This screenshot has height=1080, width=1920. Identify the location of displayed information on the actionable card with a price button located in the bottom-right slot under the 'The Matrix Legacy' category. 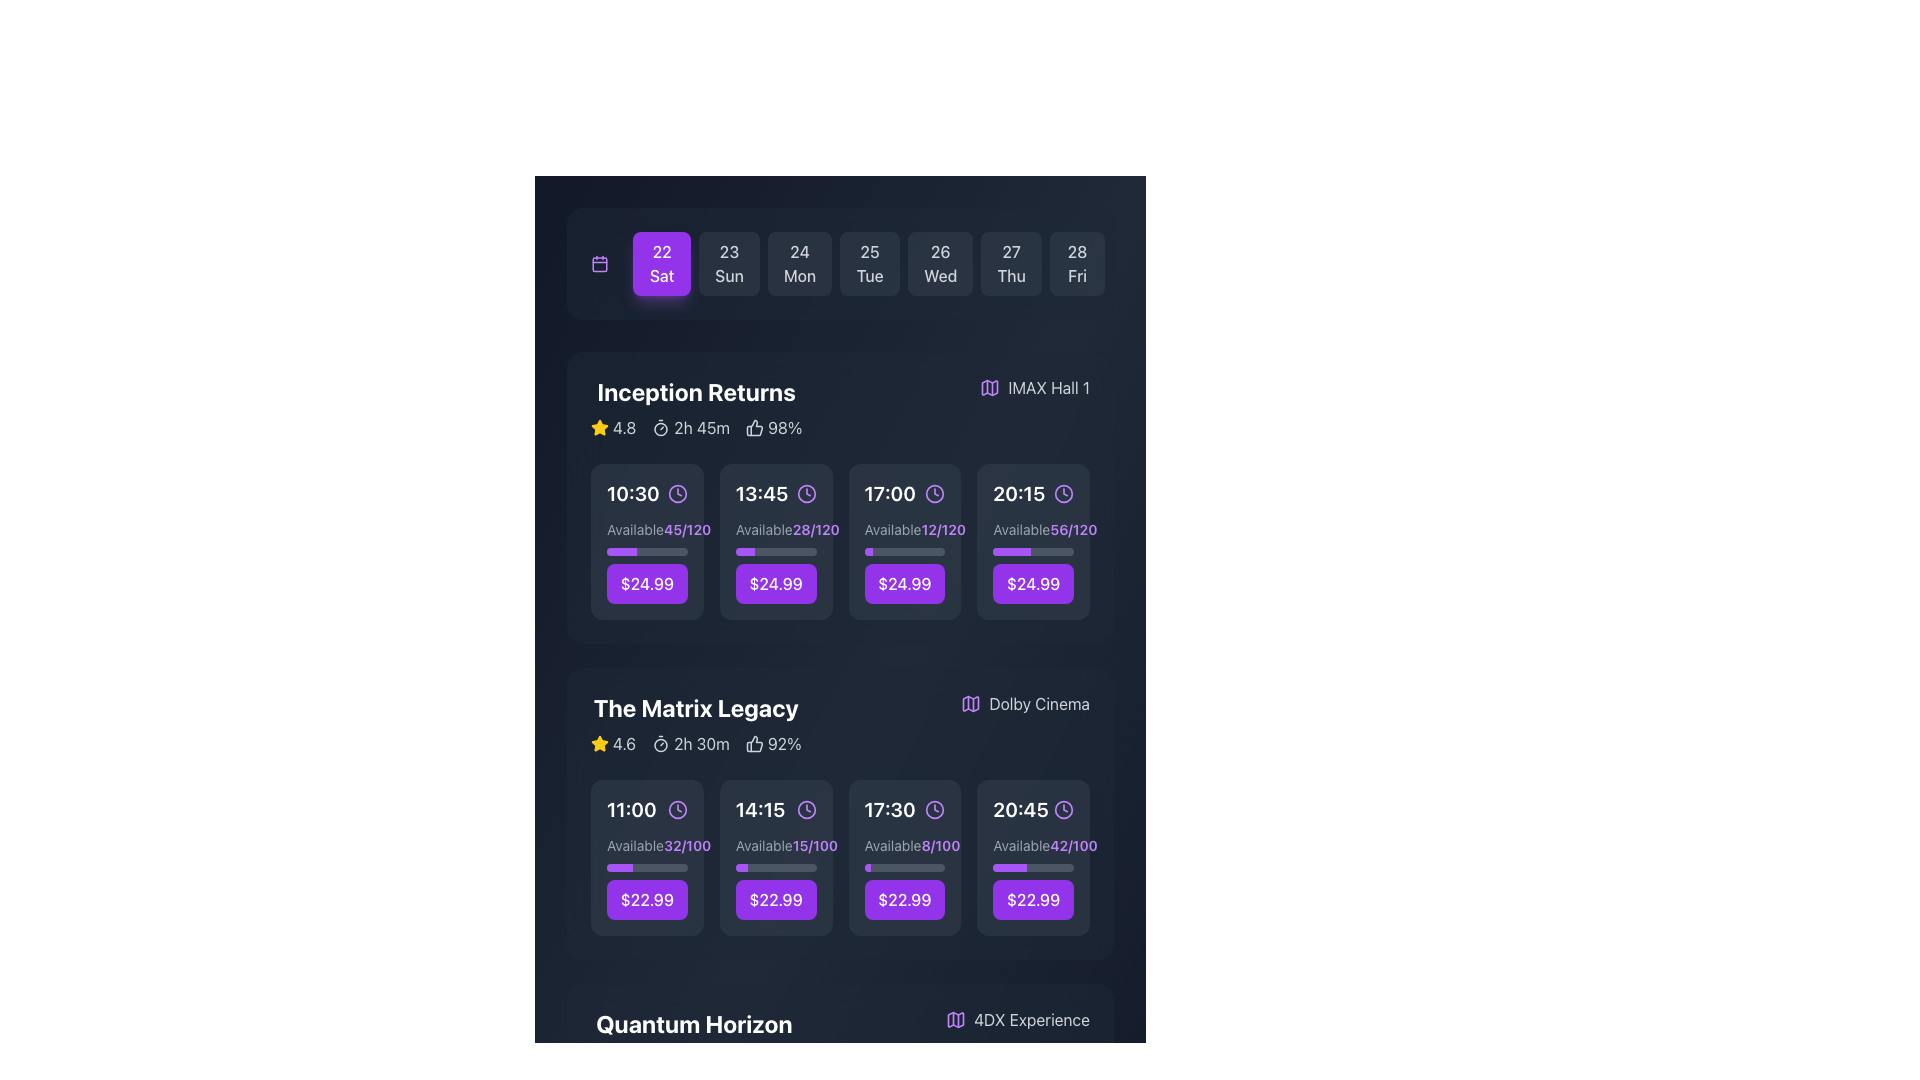
(1033, 877).